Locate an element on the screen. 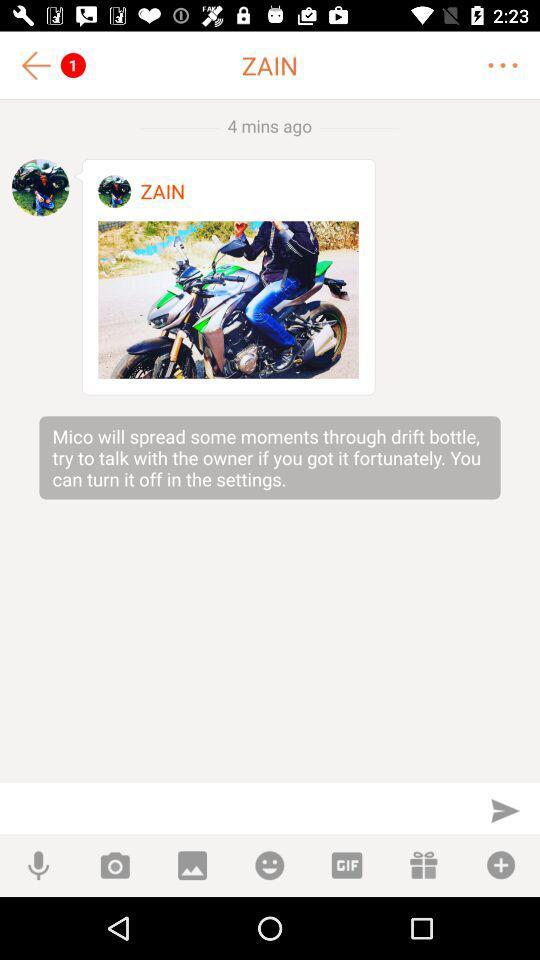  look at profile picture is located at coordinates (114, 191).